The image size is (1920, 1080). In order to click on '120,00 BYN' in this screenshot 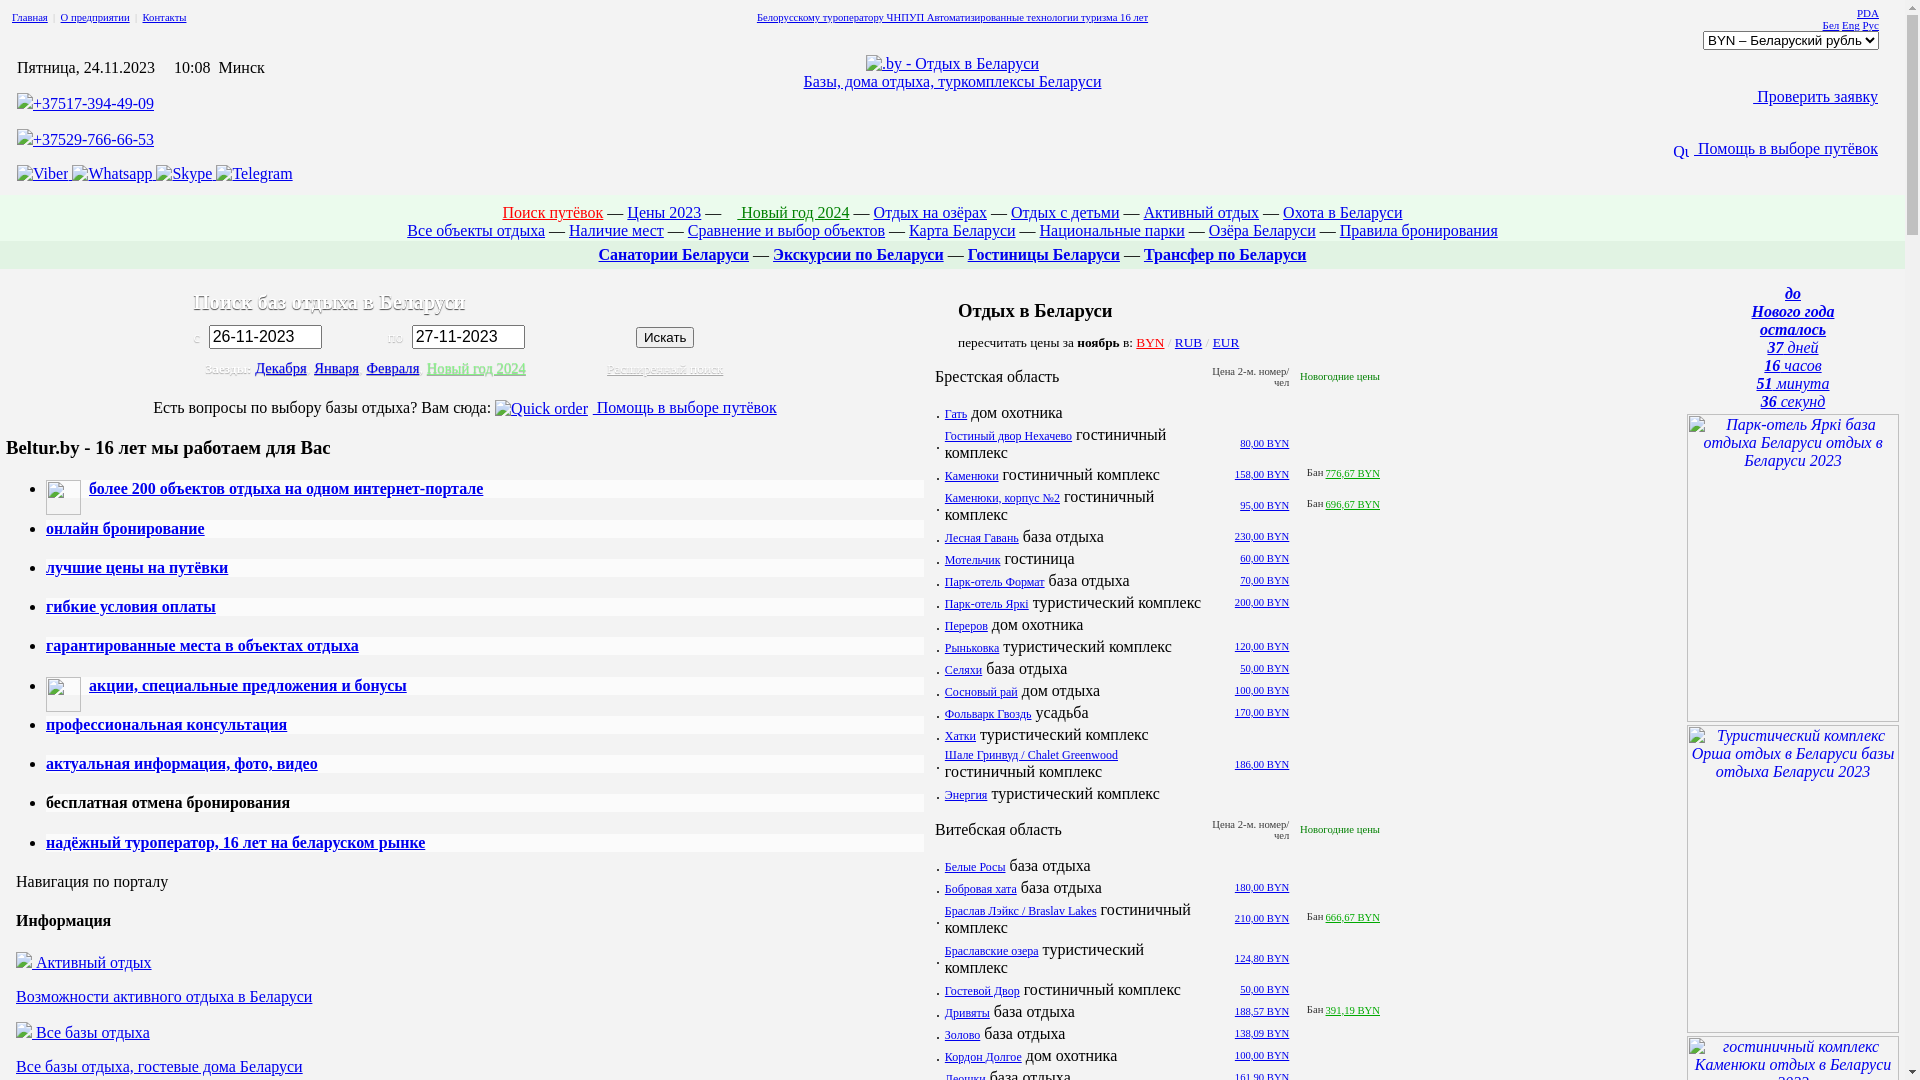, I will do `click(1233, 646)`.